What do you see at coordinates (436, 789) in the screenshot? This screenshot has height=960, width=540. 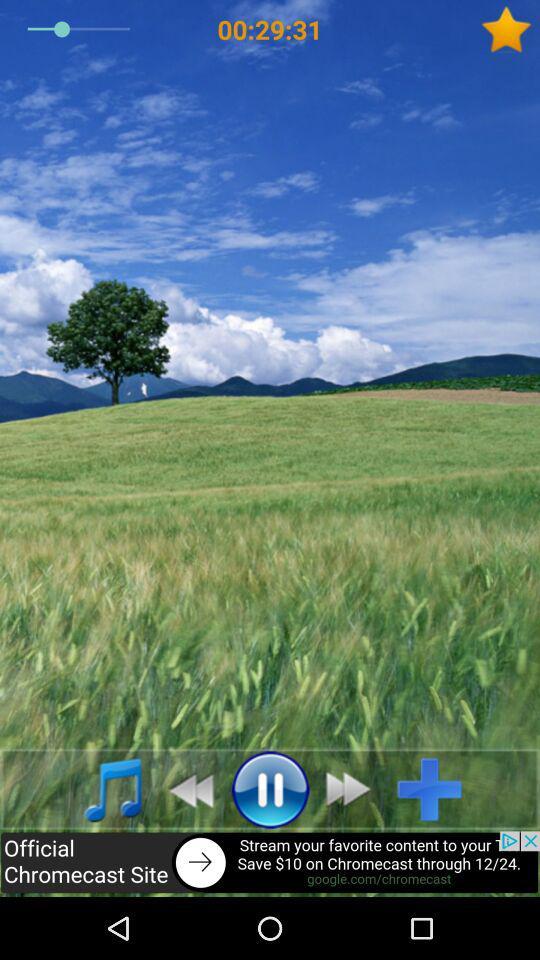 I see `music` at bounding box center [436, 789].